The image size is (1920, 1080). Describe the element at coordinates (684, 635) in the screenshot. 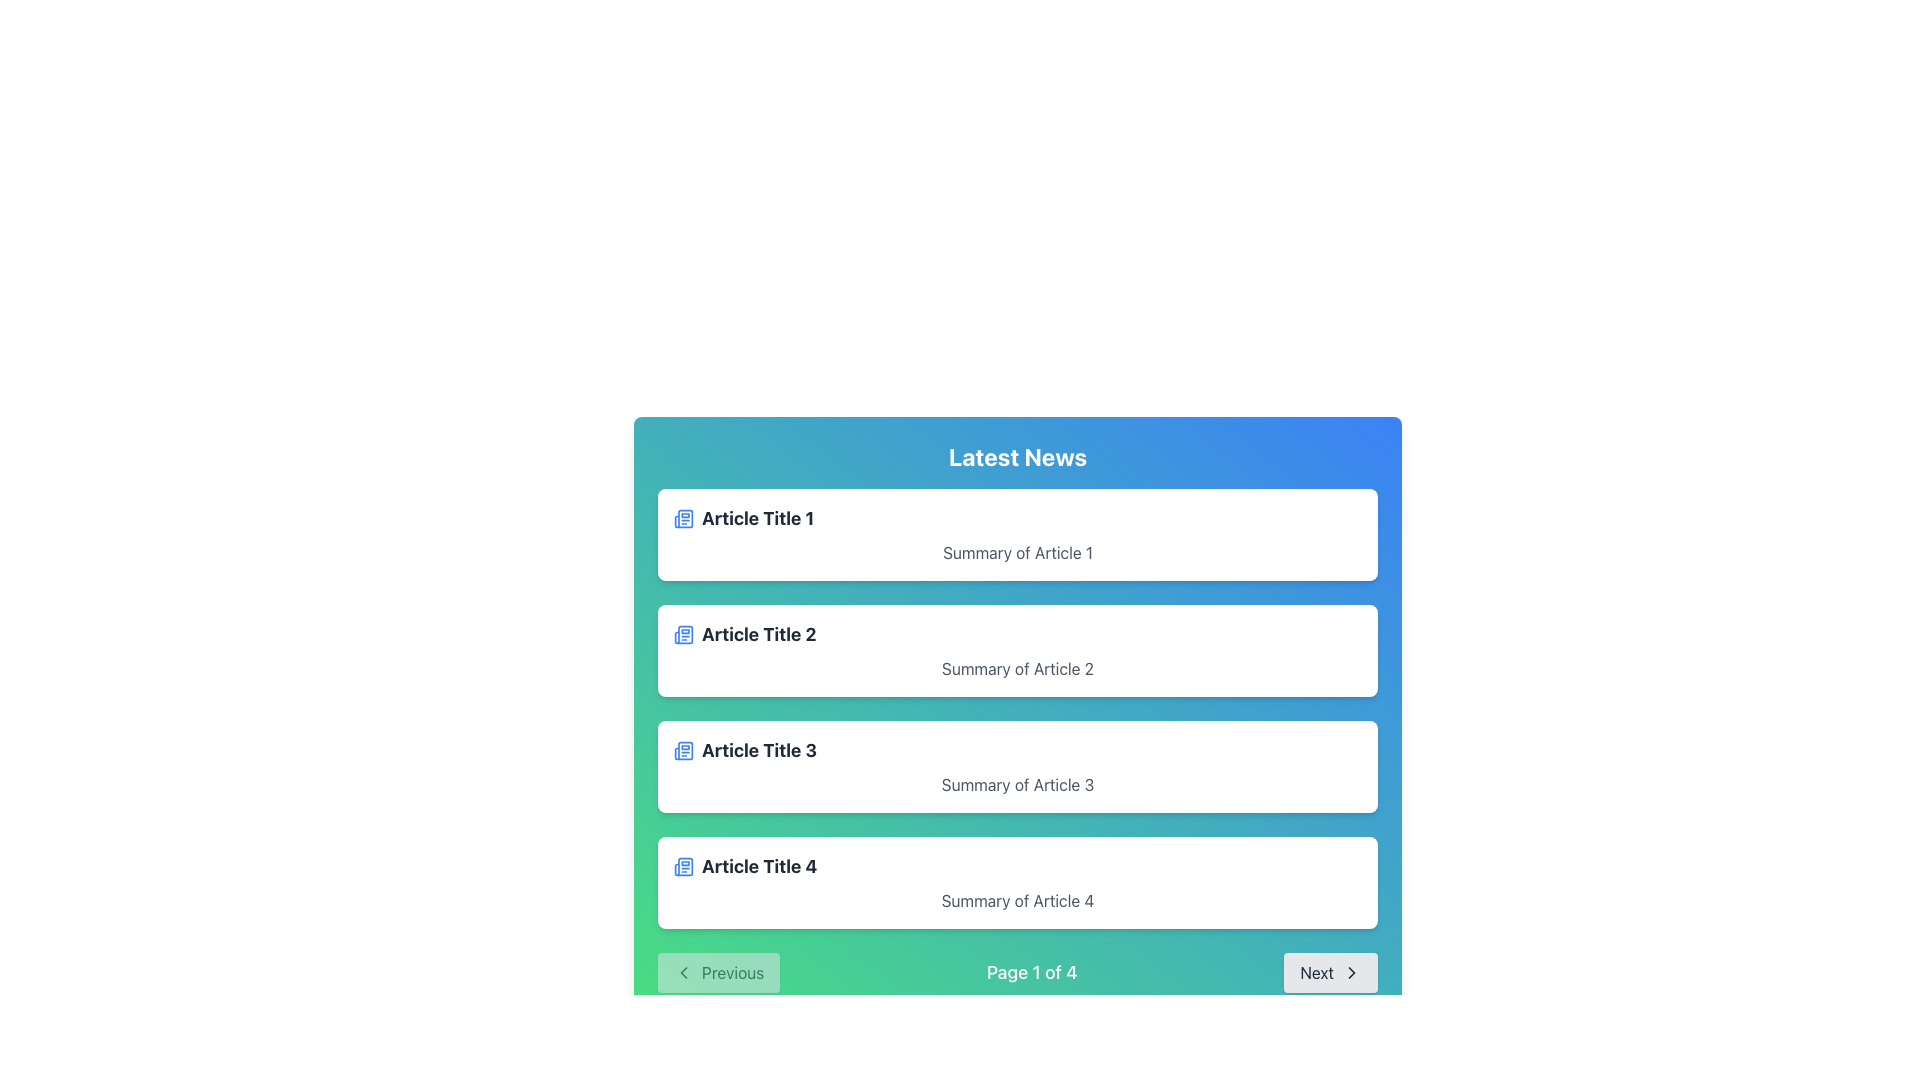

I see `the blue newspaper-like icon within the second listed news item, which is positioned below the first news entry and above the third` at that location.